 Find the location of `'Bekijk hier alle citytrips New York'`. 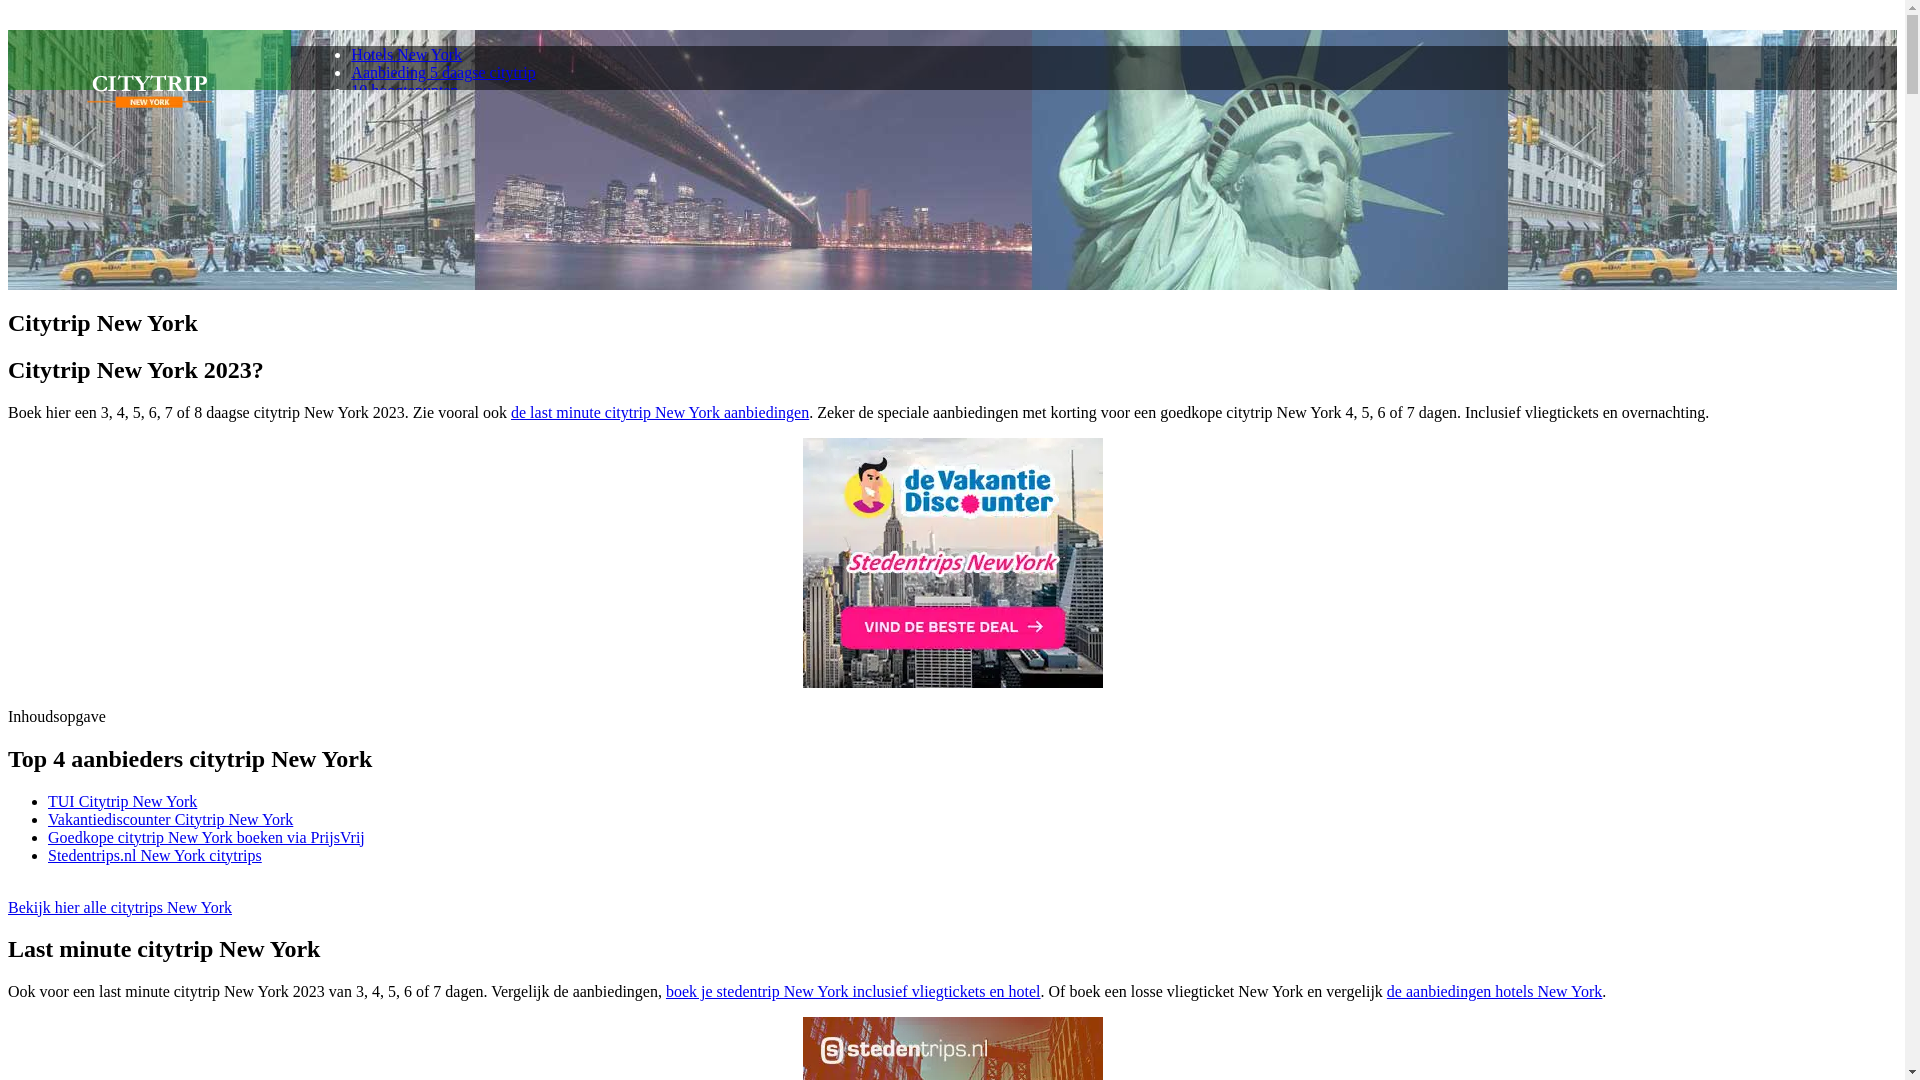

'Bekijk hier alle citytrips New York' is located at coordinates (8, 907).